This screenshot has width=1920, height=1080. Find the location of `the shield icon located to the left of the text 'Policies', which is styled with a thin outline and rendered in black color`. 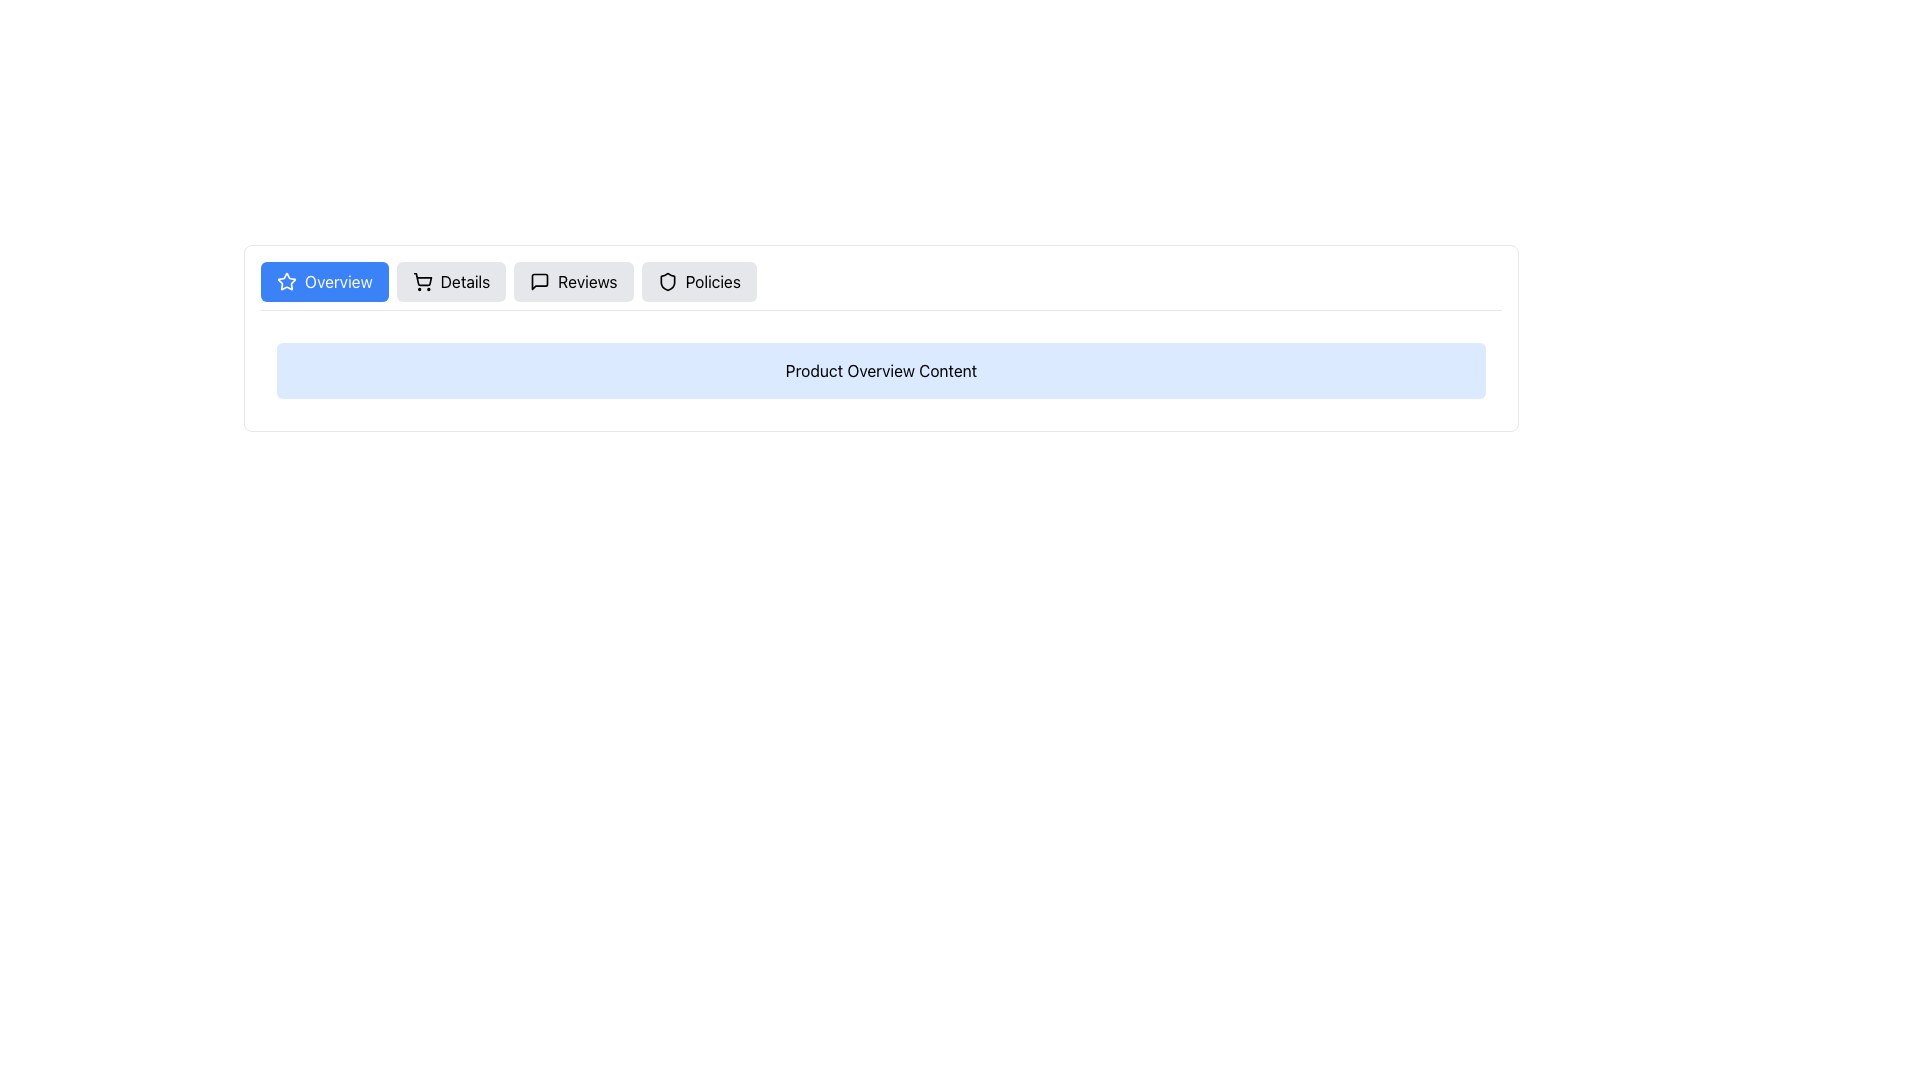

the shield icon located to the left of the text 'Policies', which is styled with a thin outline and rendered in black color is located at coordinates (667, 281).